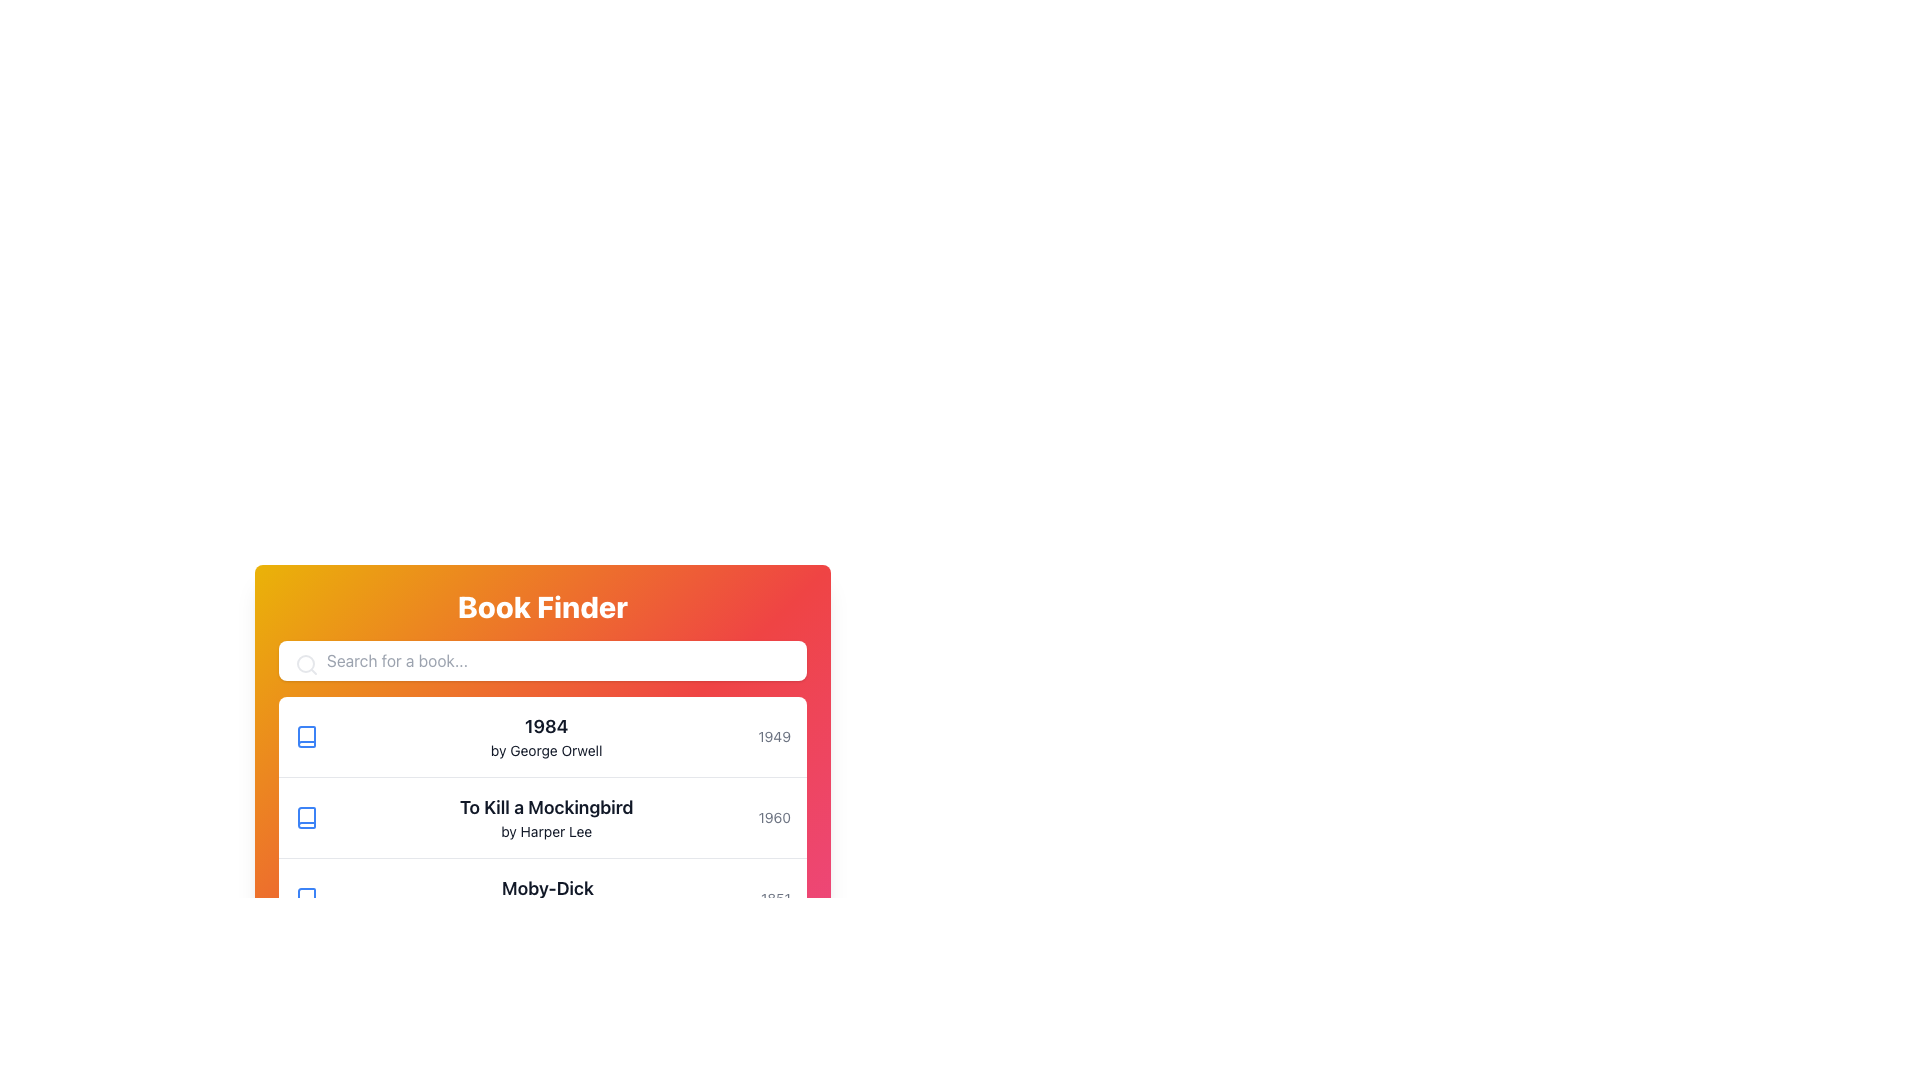  I want to click on on the text label displaying the book title 'Moby-Dick' in bold font, which is the third book entry in the book finder interface, so click(547, 897).